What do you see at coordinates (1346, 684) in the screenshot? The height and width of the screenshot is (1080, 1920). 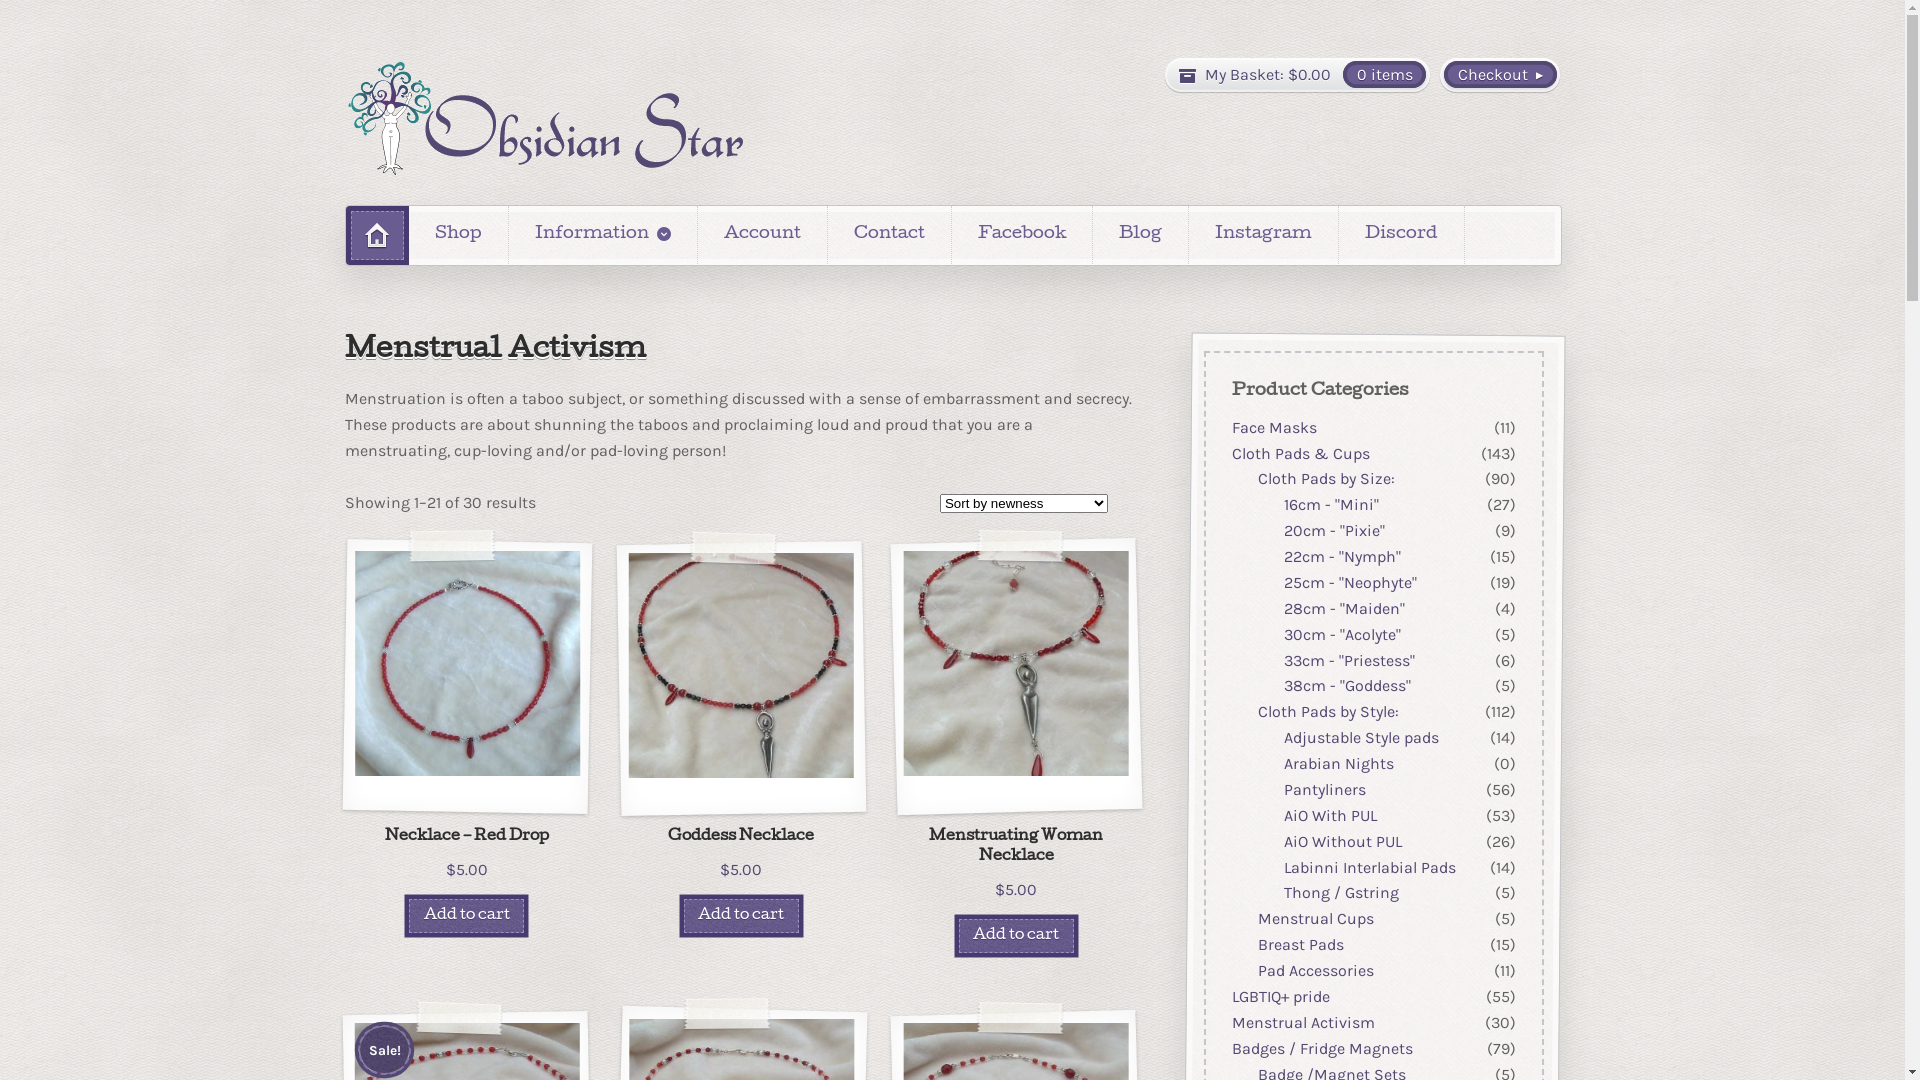 I see `'38cm - "Goddess"'` at bounding box center [1346, 684].